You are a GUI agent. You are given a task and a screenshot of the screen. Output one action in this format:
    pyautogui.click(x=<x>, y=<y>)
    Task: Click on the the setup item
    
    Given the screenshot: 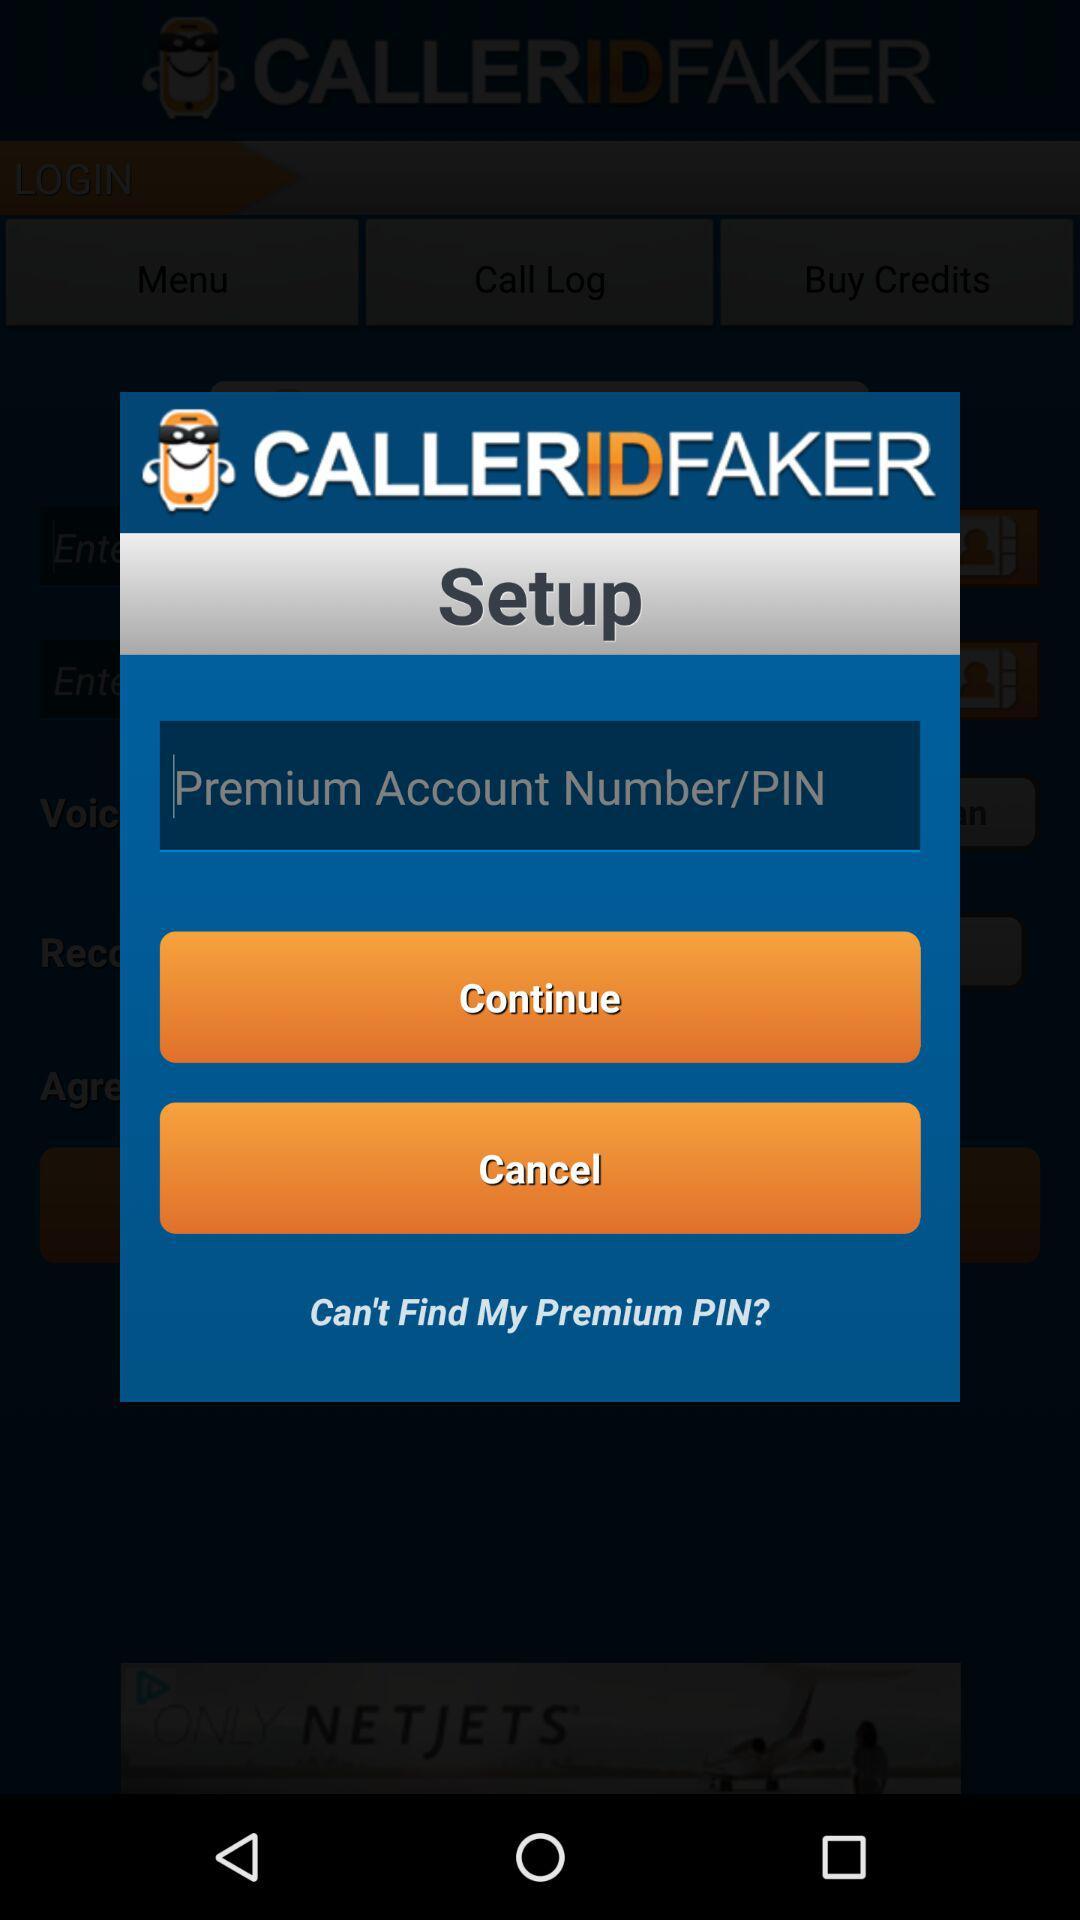 What is the action you would take?
    pyautogui.click(x=540, y=593)
    